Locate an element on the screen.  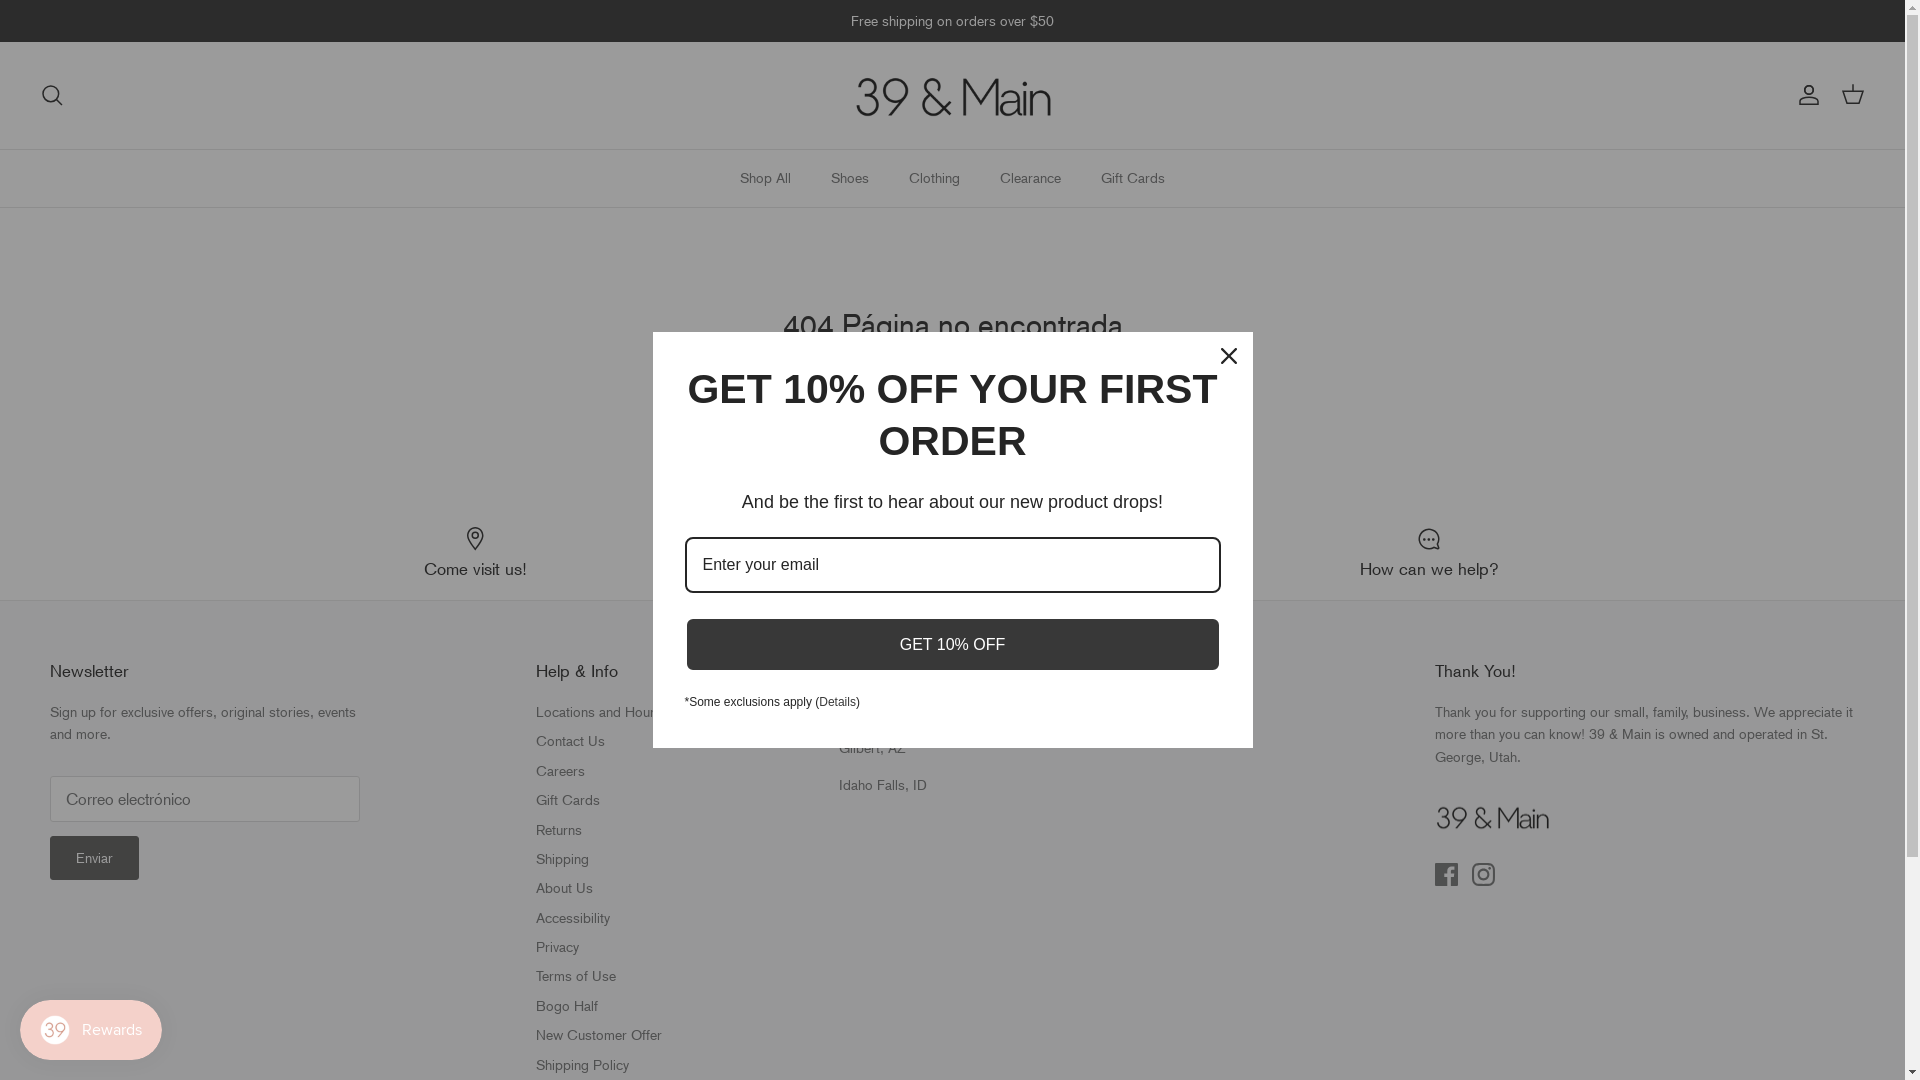
'Gift Cards' is located at coordinates (536, 798).